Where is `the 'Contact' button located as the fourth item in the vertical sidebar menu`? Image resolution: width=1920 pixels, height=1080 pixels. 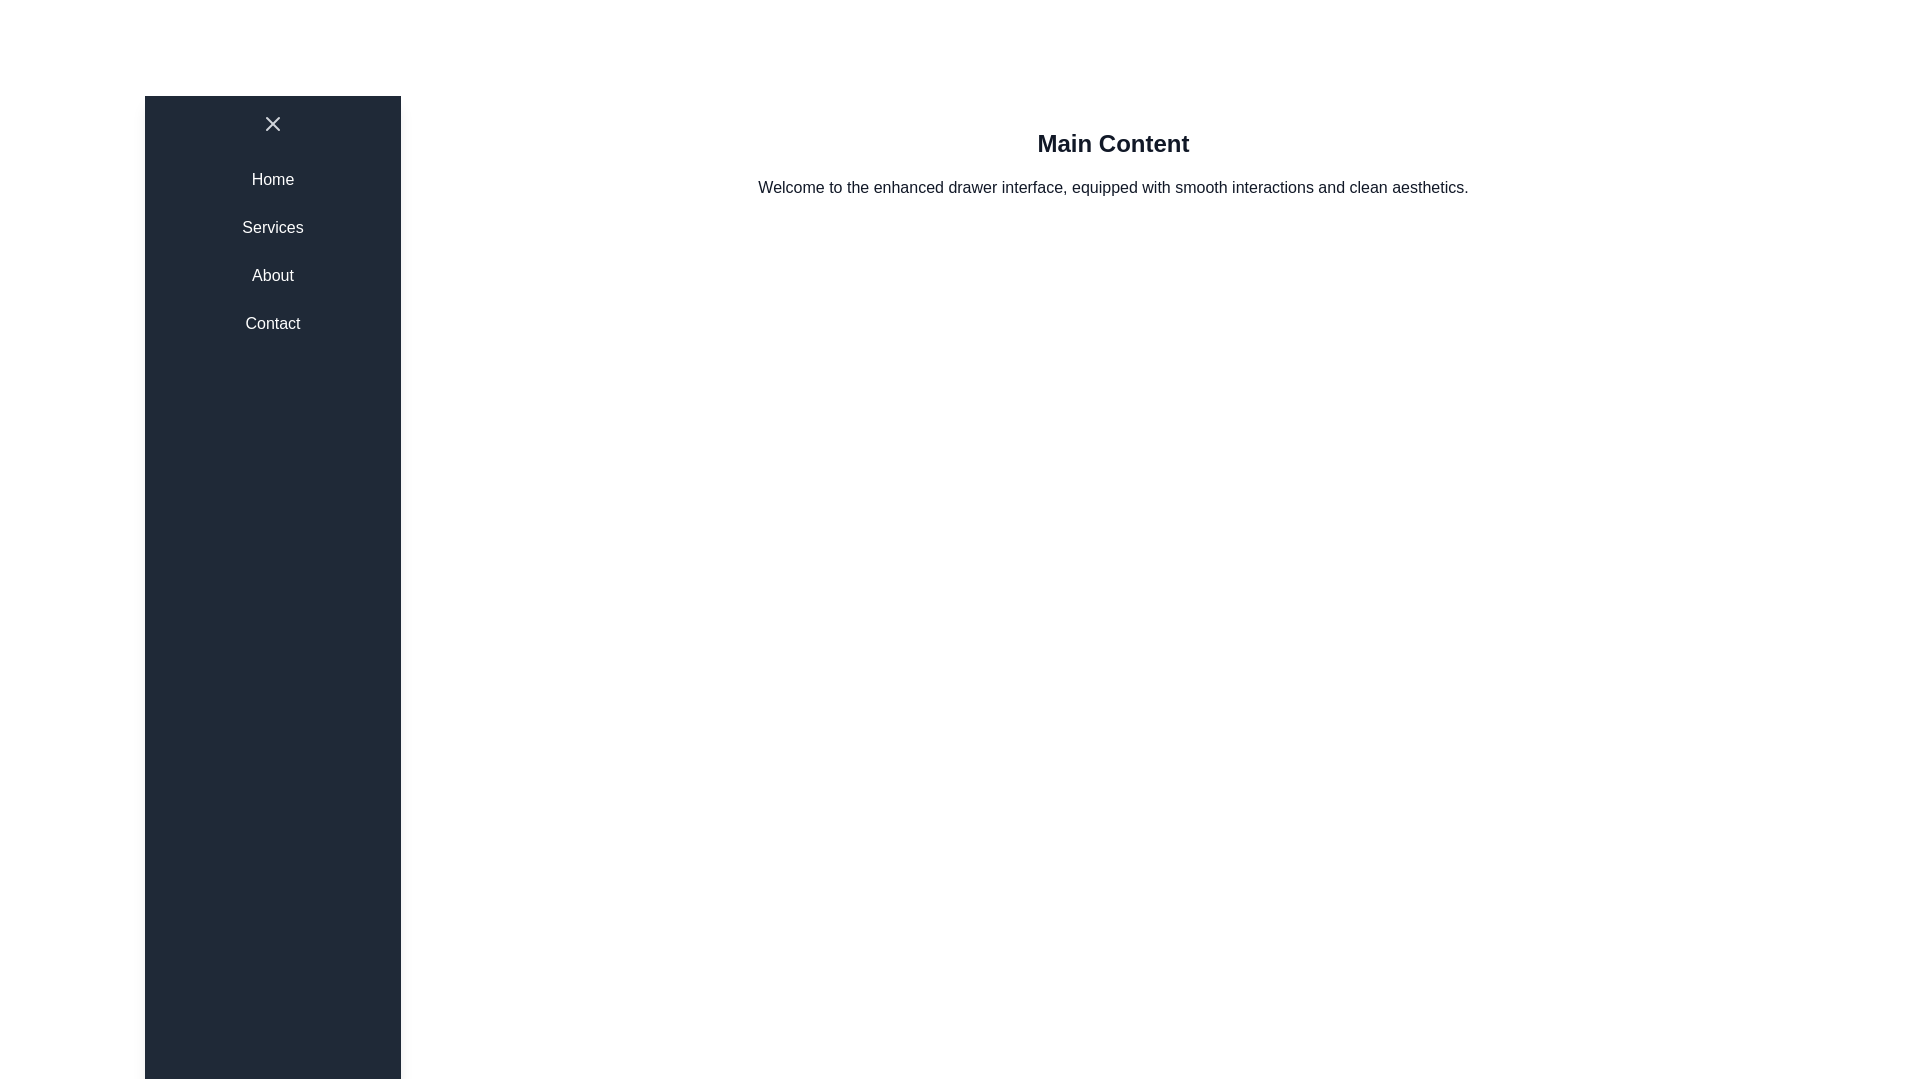
the 'Contact' button located as the fourth item in the vertical sidebar menu is located at coordinates (272, 323).